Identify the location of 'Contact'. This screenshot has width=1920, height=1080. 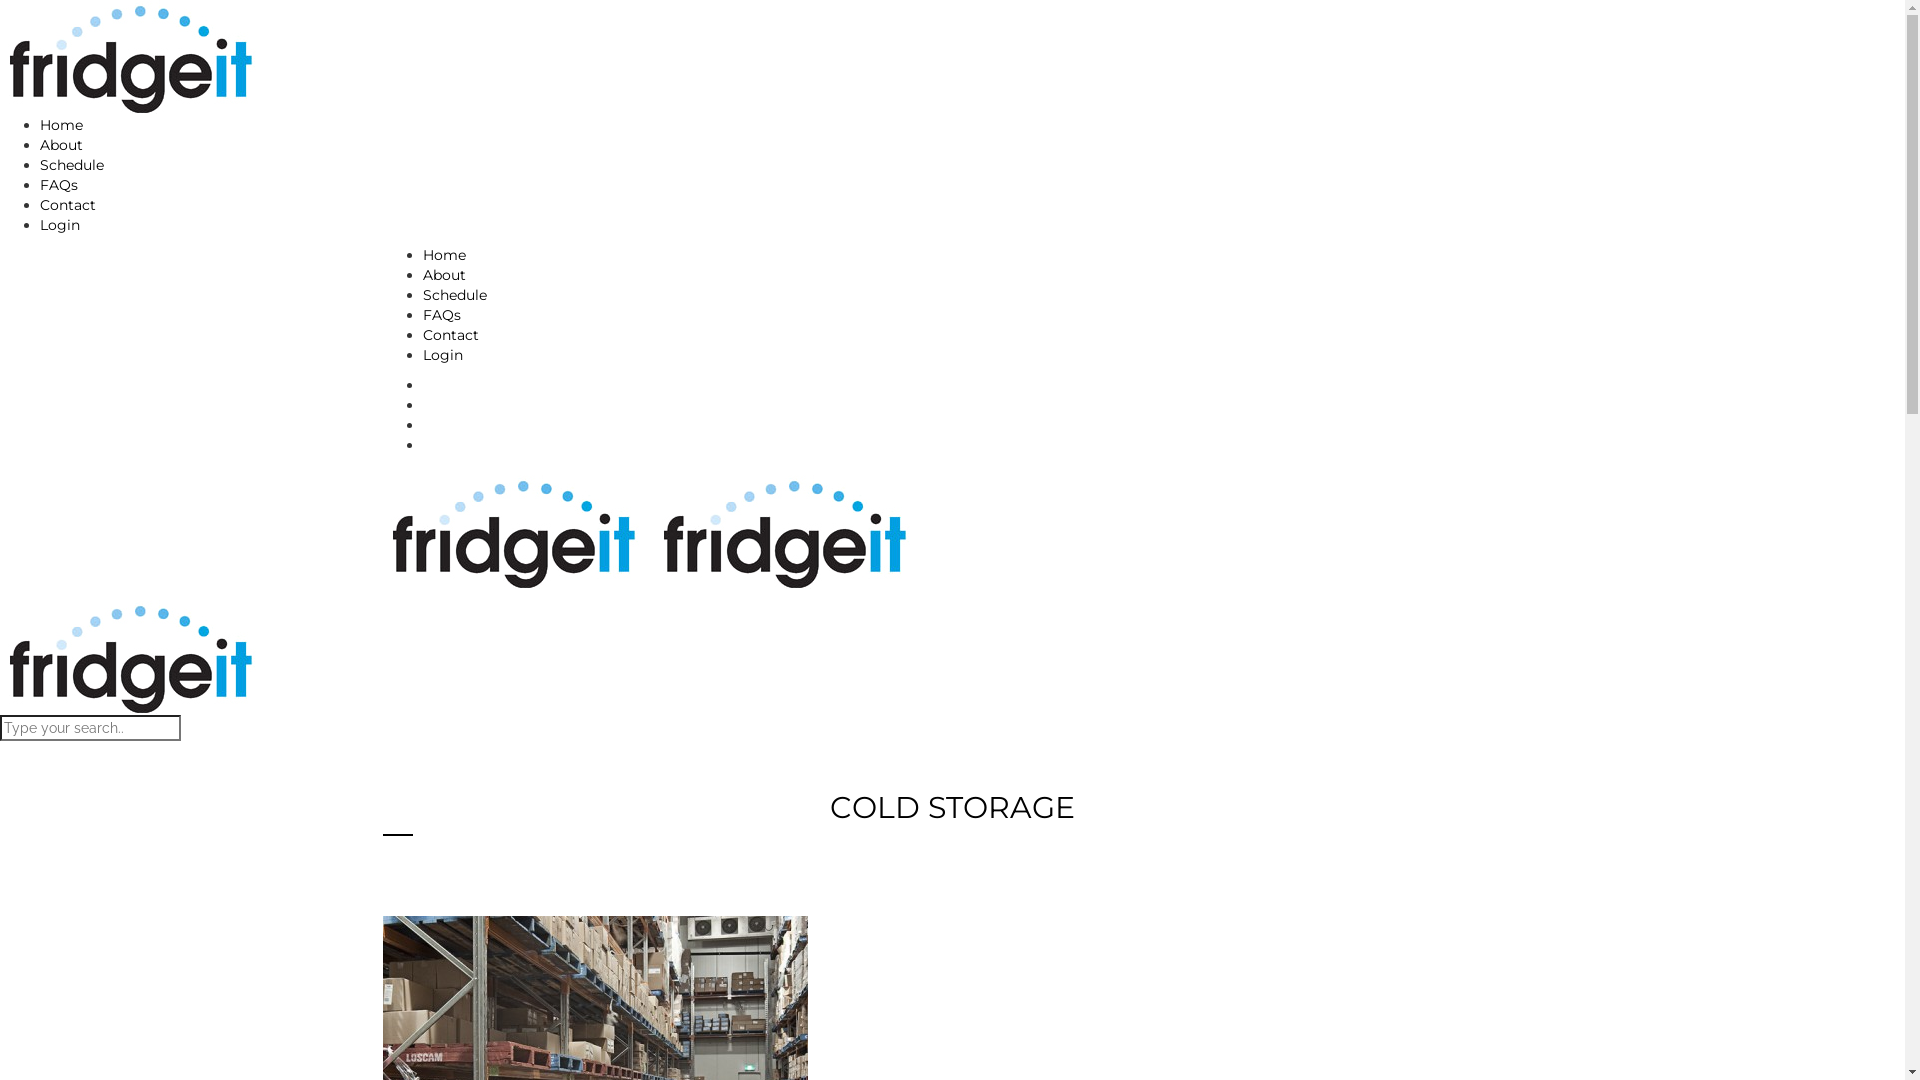
(421, 334).